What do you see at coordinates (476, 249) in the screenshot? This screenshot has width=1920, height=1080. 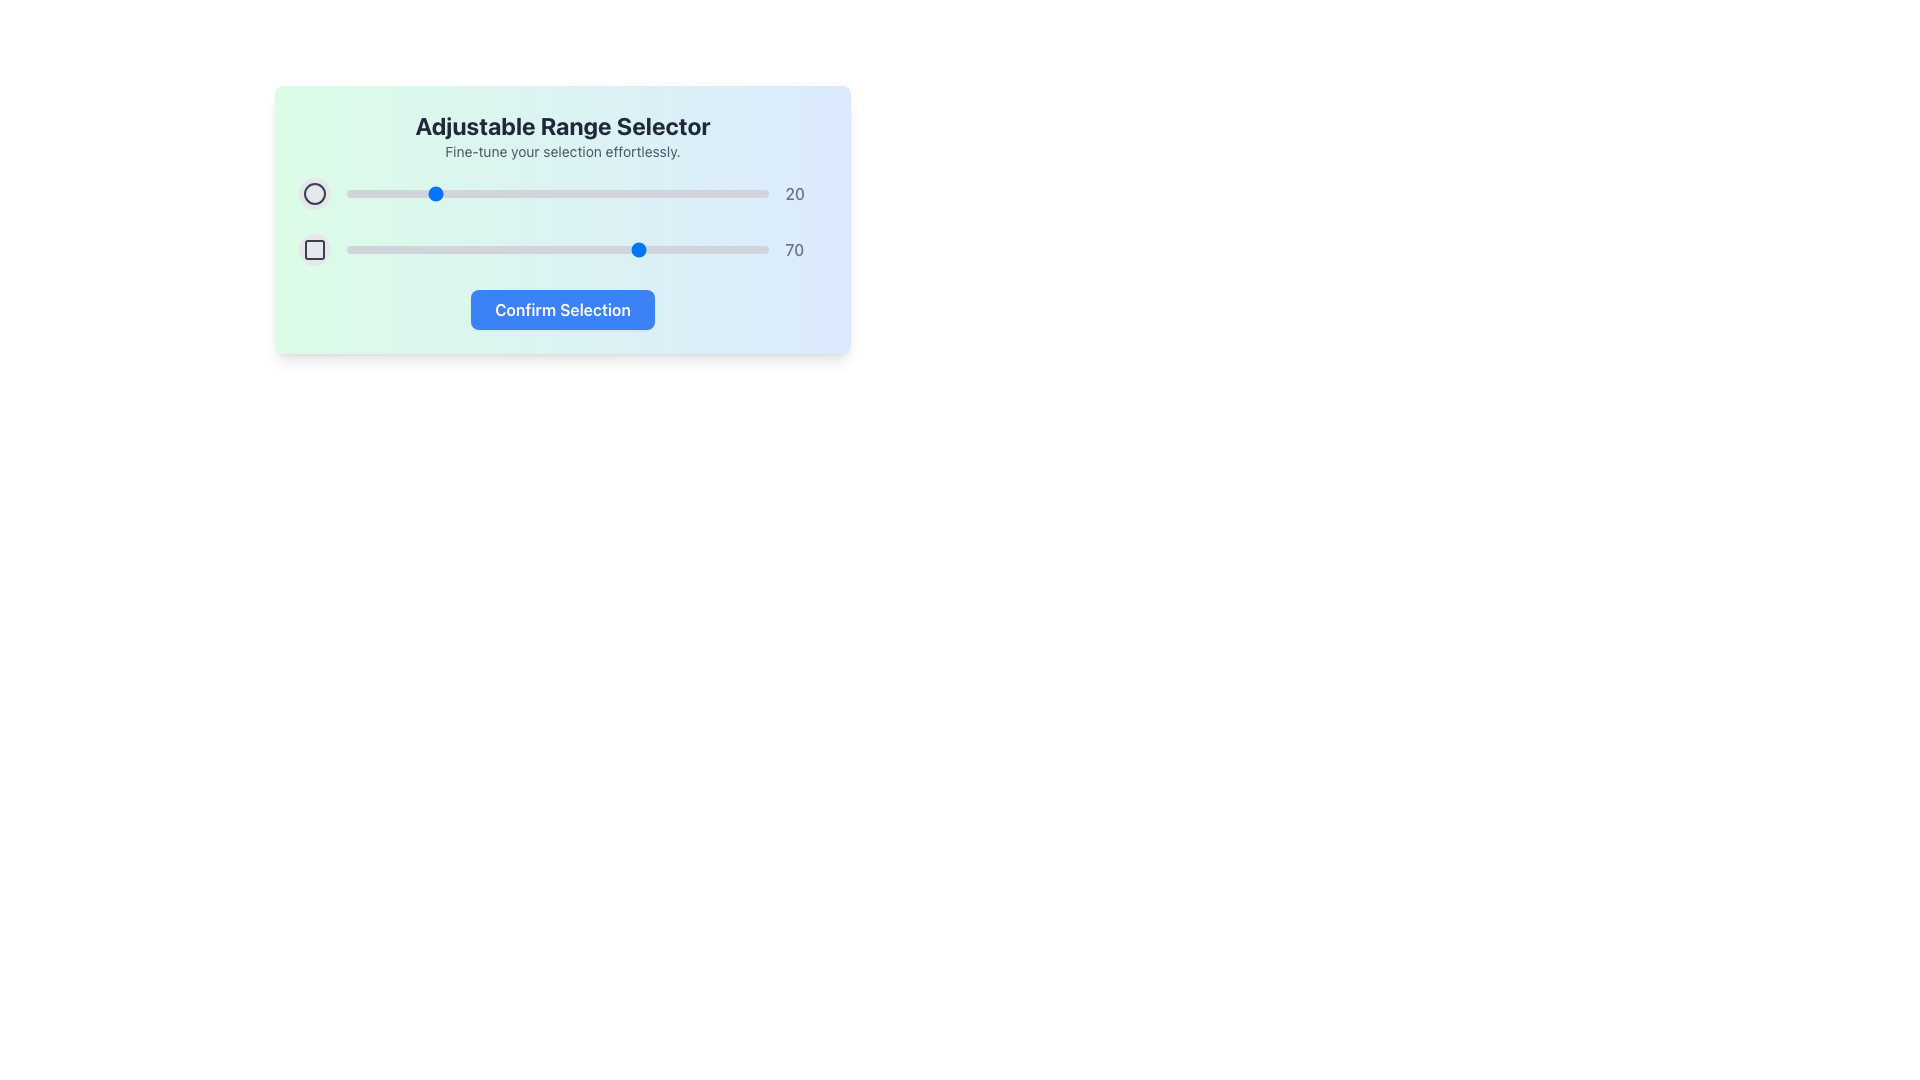 I see `the slider value` at bounding box center [476, 249].